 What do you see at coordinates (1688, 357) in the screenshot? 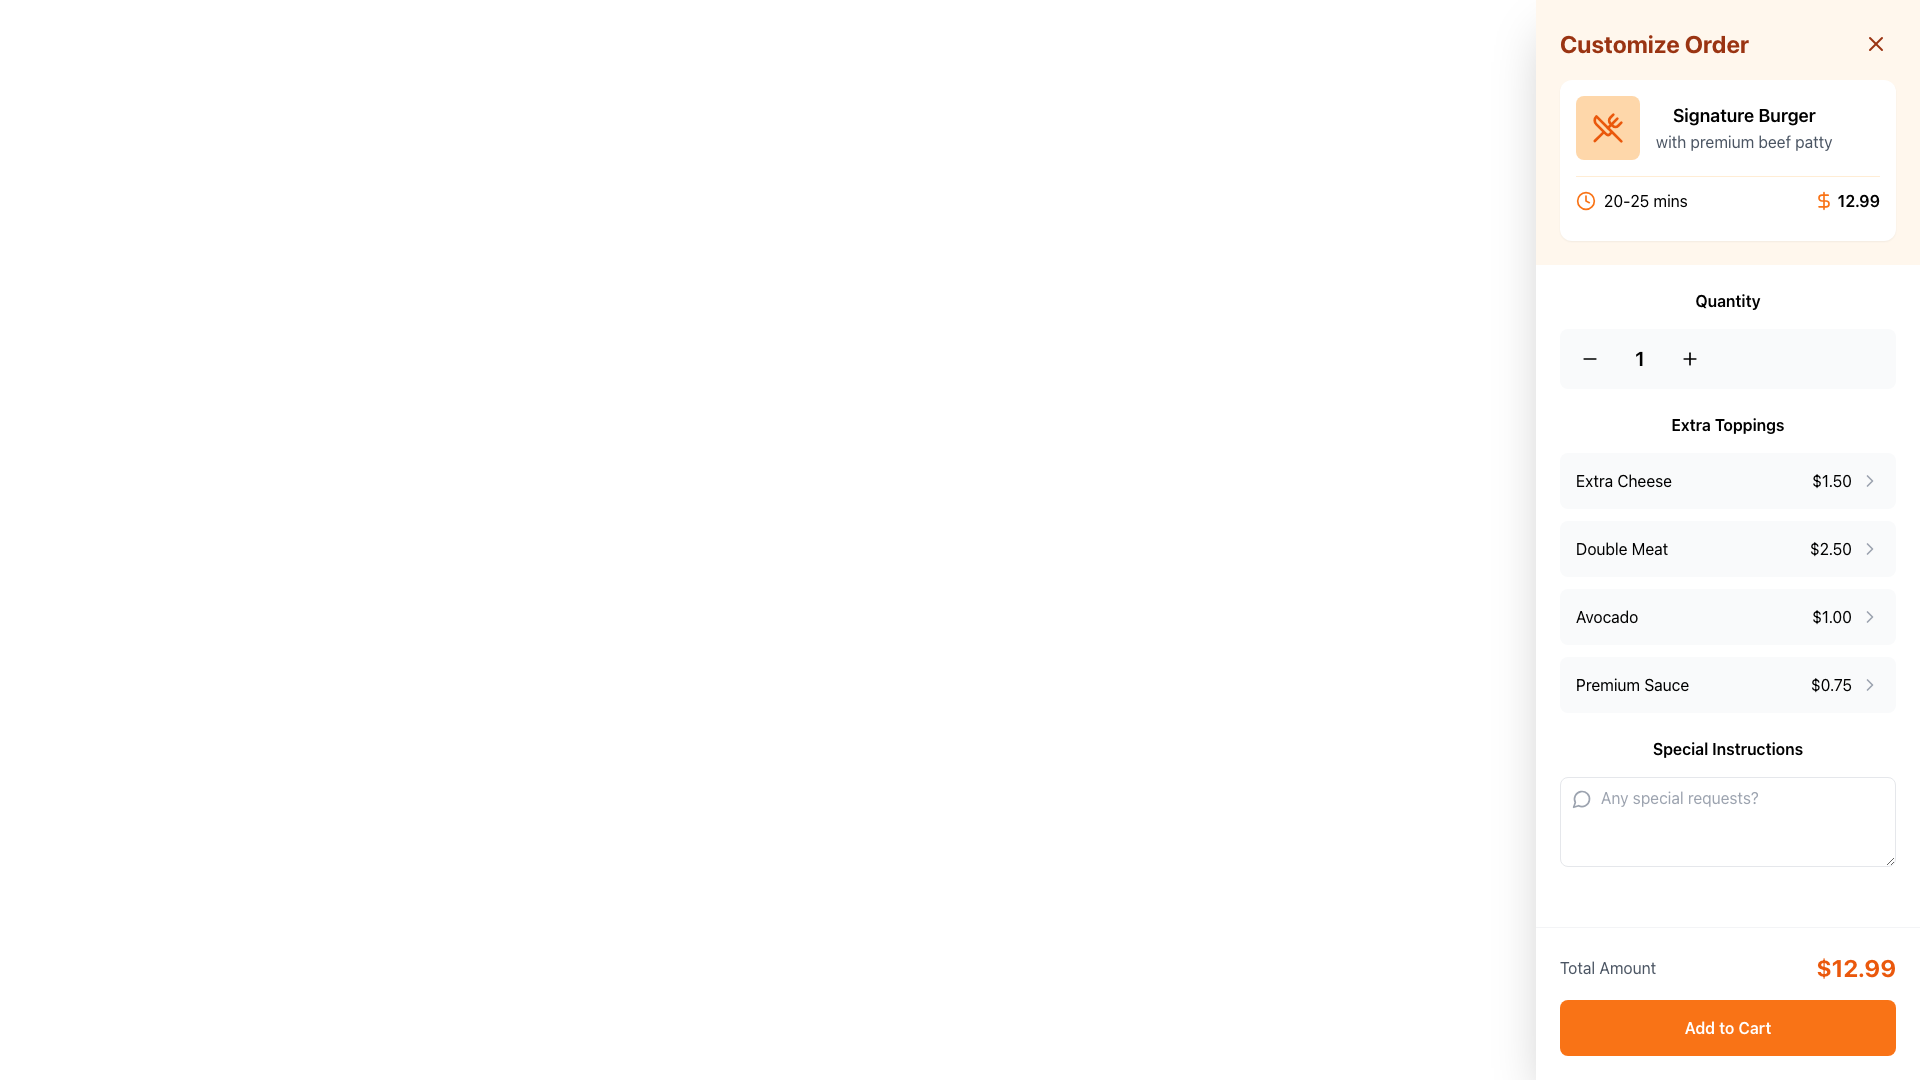
I see `the plus icon button used for incrementing the quantity of the item, located under the 'Quantity' label and to the right of the numeric value` at bounding box center [1688, 357].